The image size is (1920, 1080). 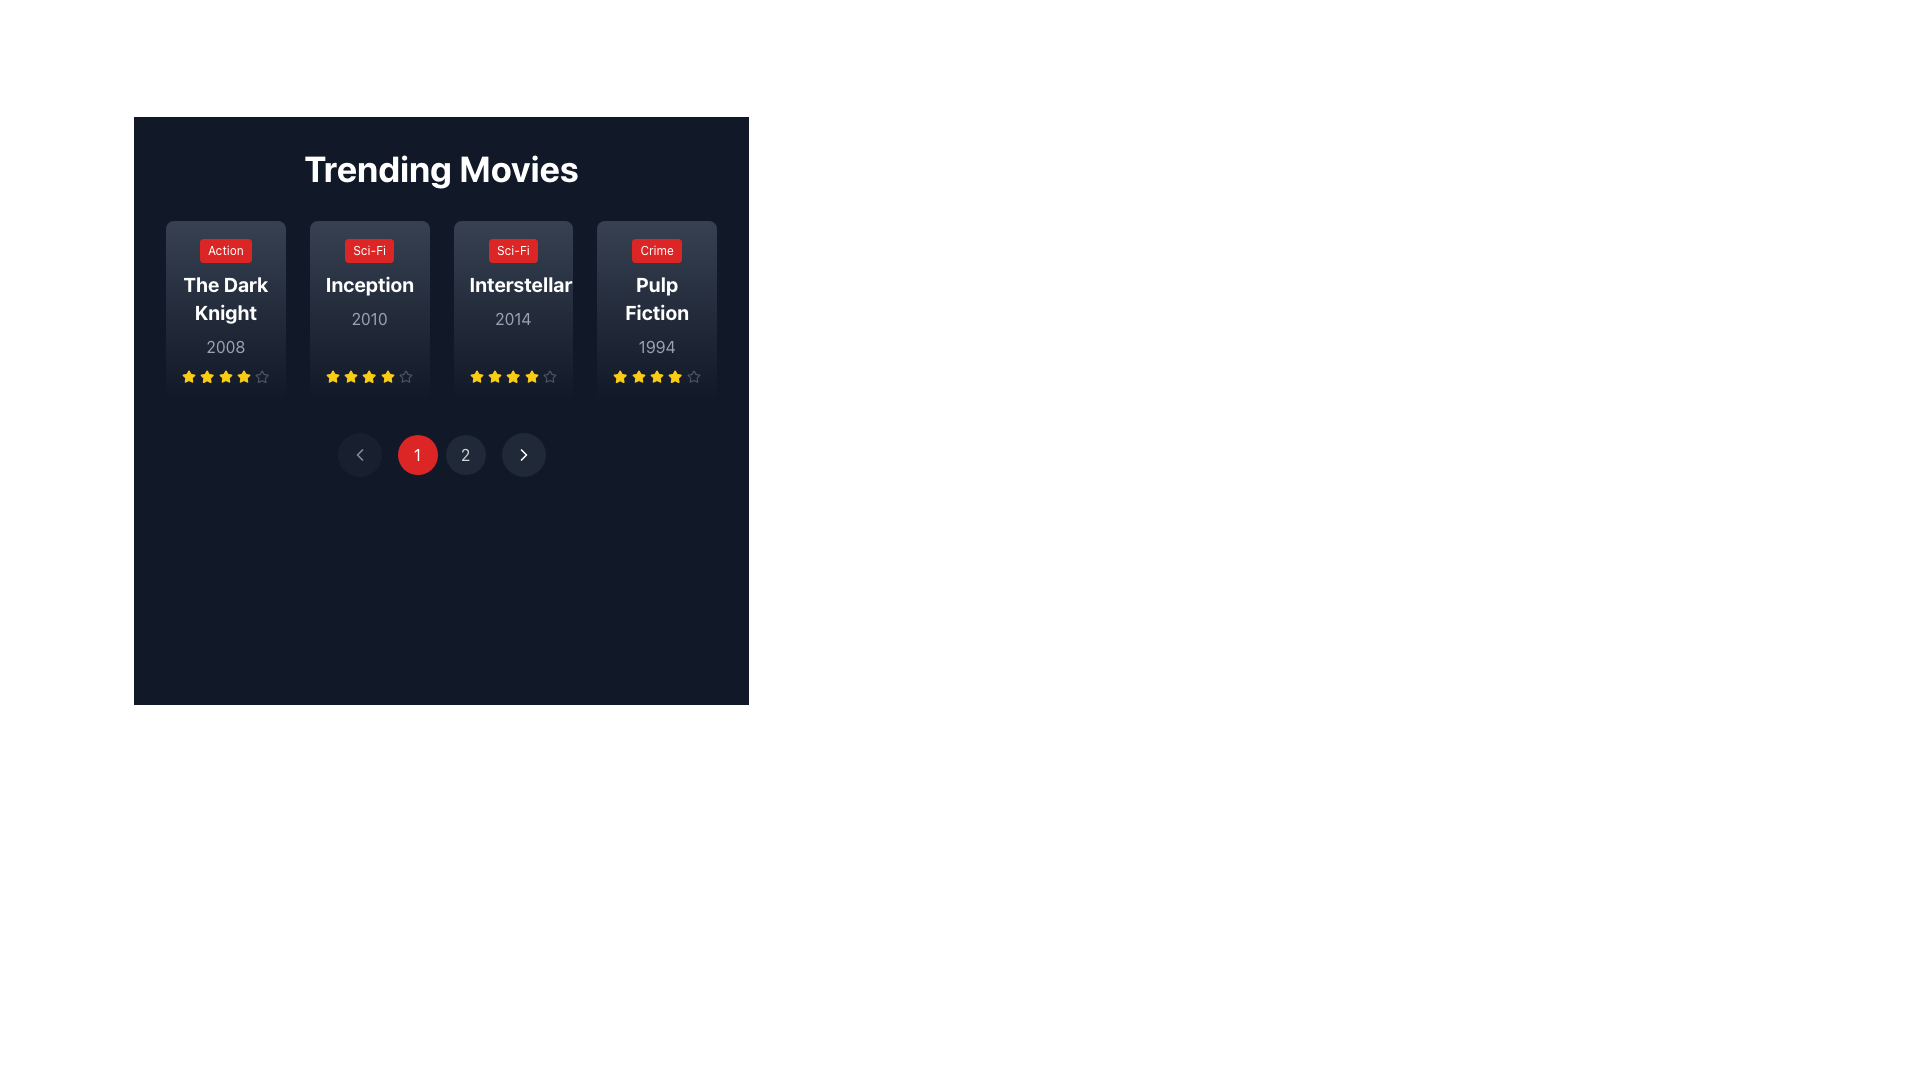 I want to click on text 'Action' from the rectangular button-like component with rounded corners, displayed in white against a red background, located at the top-left corner of the card for the movie 'The Dark Knight', so click(x=225, y=249).